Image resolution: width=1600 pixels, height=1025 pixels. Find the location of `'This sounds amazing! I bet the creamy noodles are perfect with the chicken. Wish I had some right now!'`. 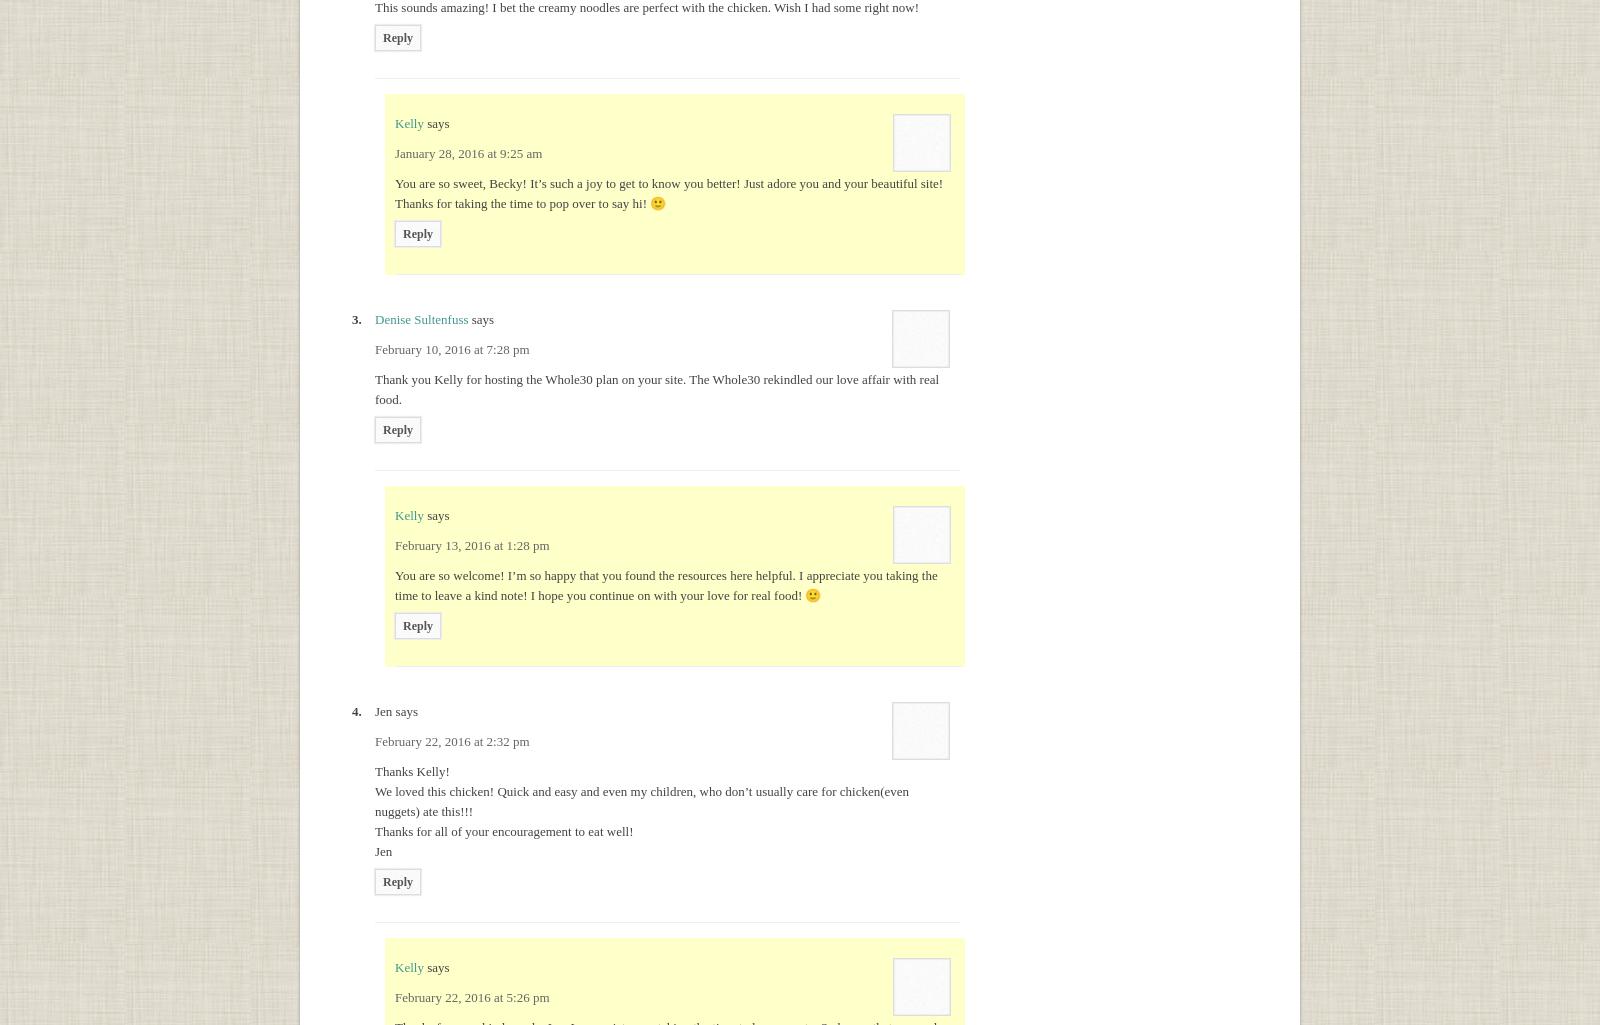

'This sounds amazing! I bet the creamy noodles are perfect with the chicken. Wish I had some right now!' is located at coordinates (647, 7).